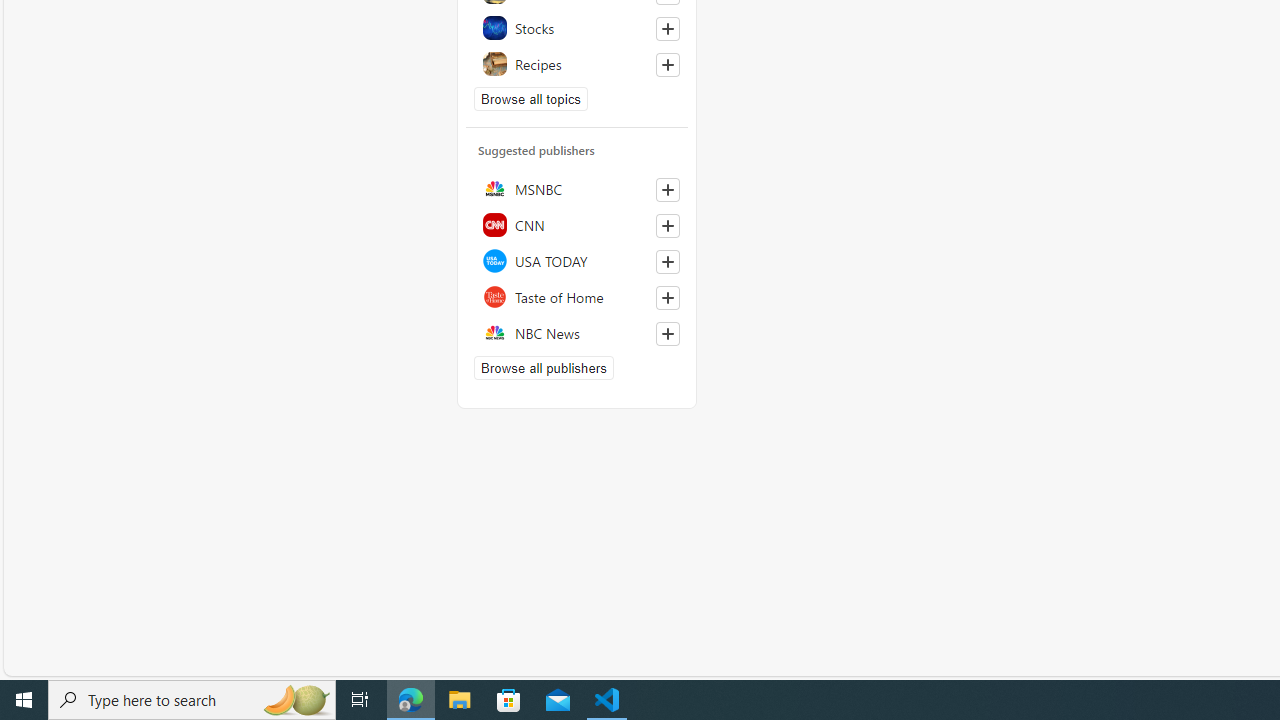  Describe the element at coordinates (576, 297) in the screenshot. I see `'Taste of Home'` at that location.